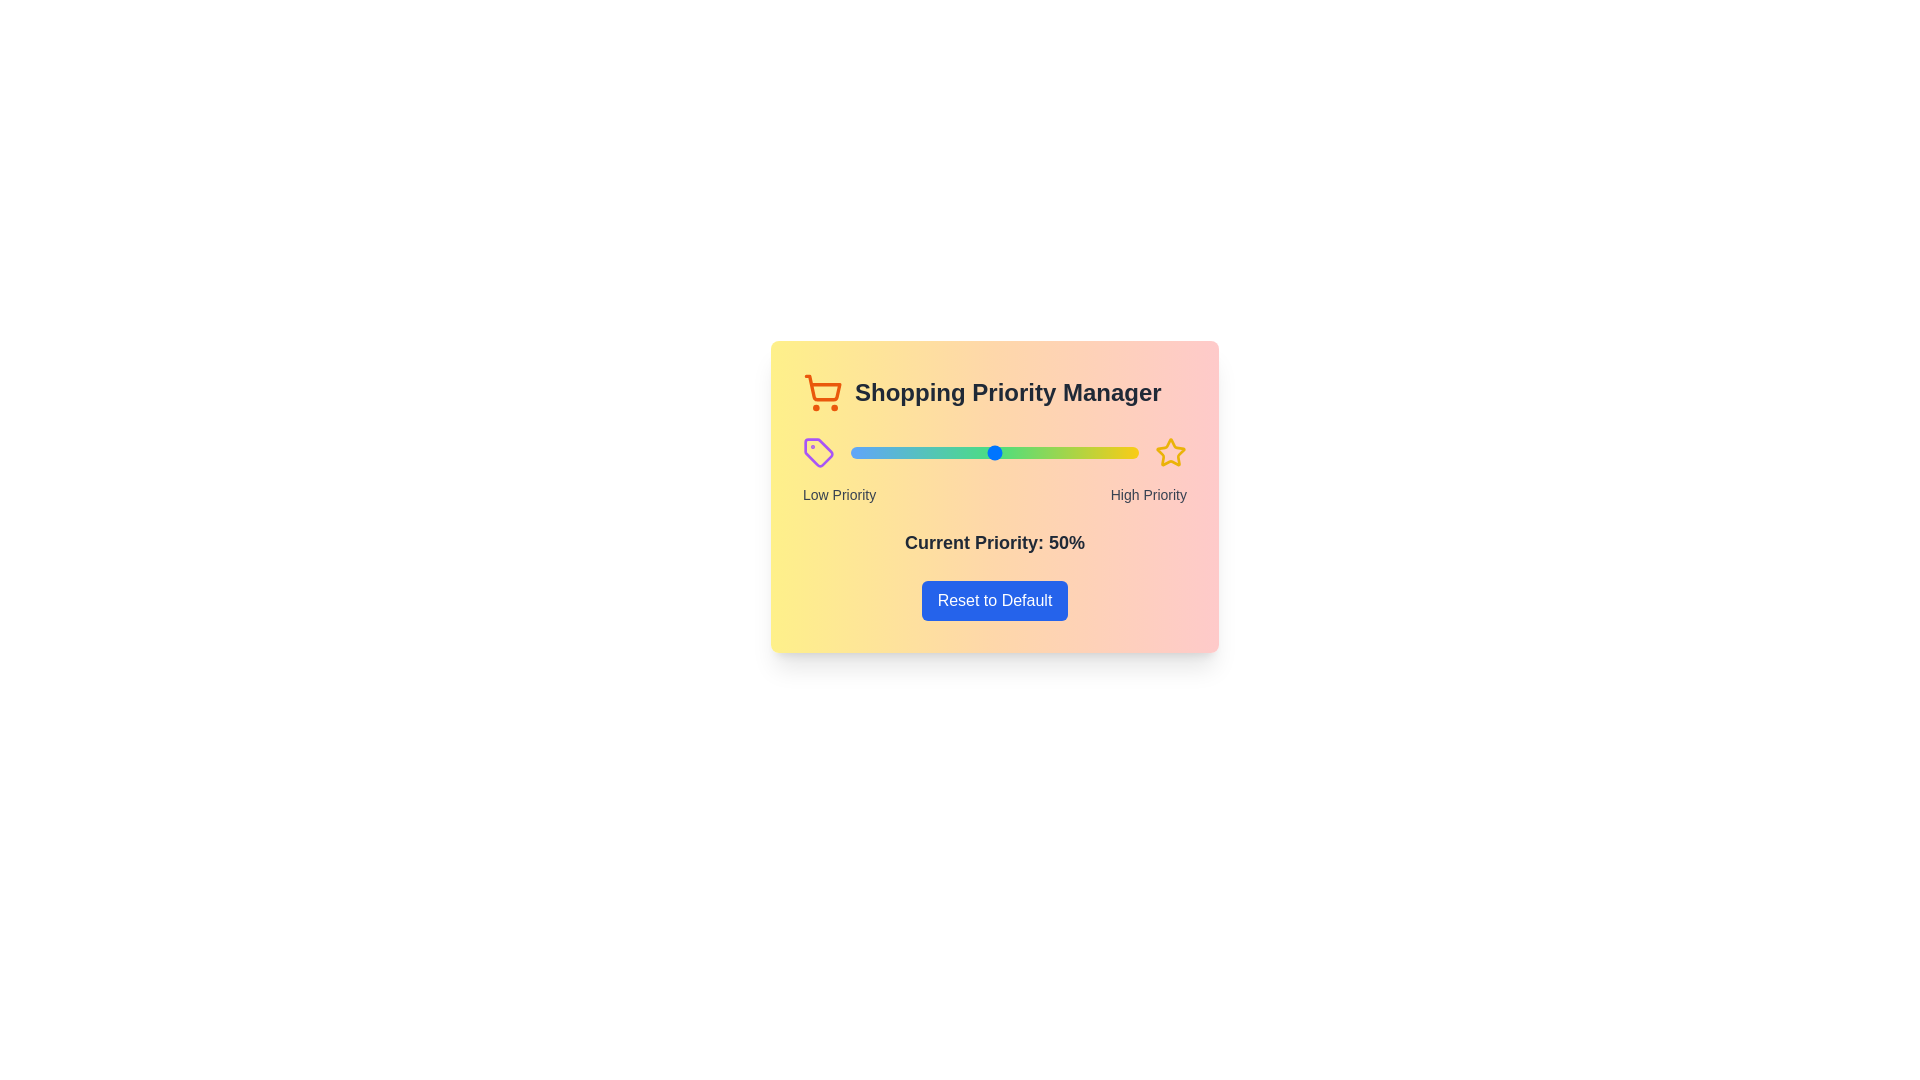  Describe the element at coordinates (1117, 452) in the screenshot. I see `the priority to 93% using the slider` at that location.